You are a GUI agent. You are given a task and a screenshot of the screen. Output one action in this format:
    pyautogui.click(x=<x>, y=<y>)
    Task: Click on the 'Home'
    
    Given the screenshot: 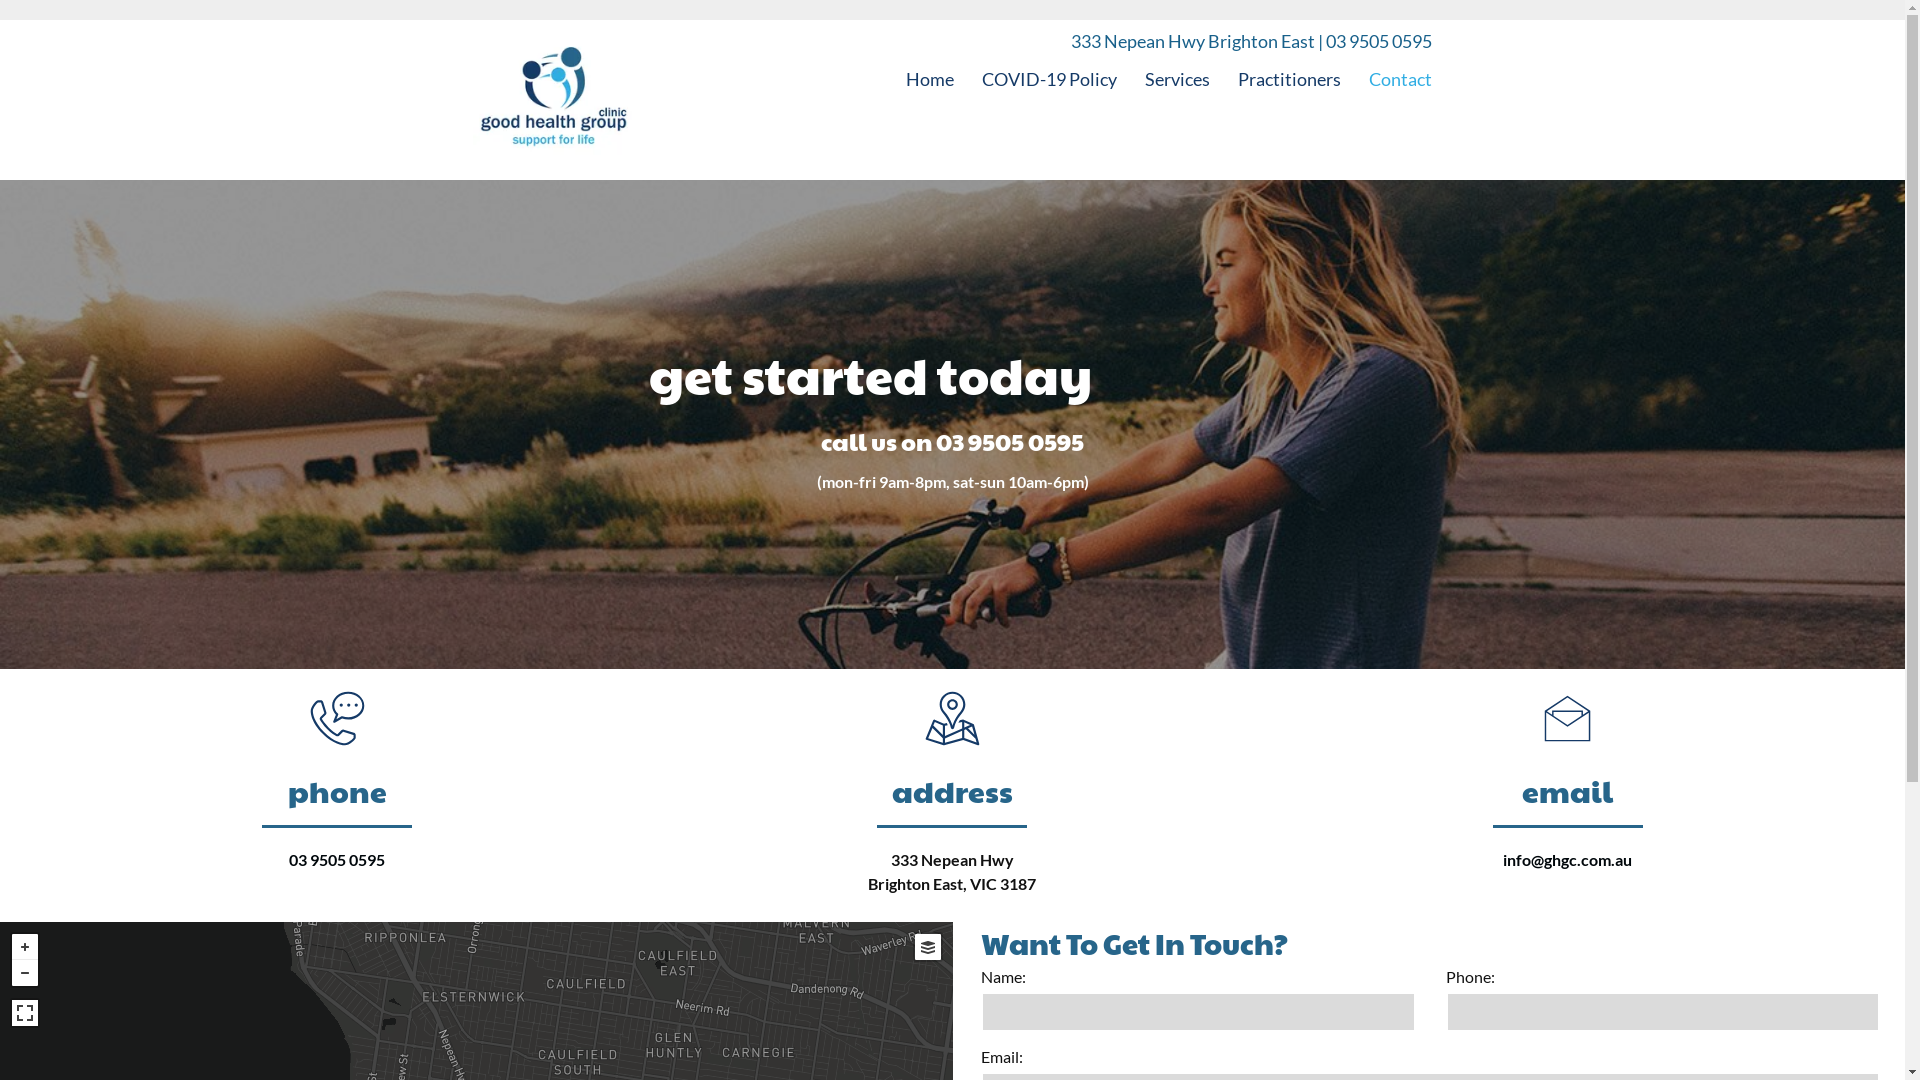 What is the action you would take?
    pyautogui.click(x=929, y=77)
    